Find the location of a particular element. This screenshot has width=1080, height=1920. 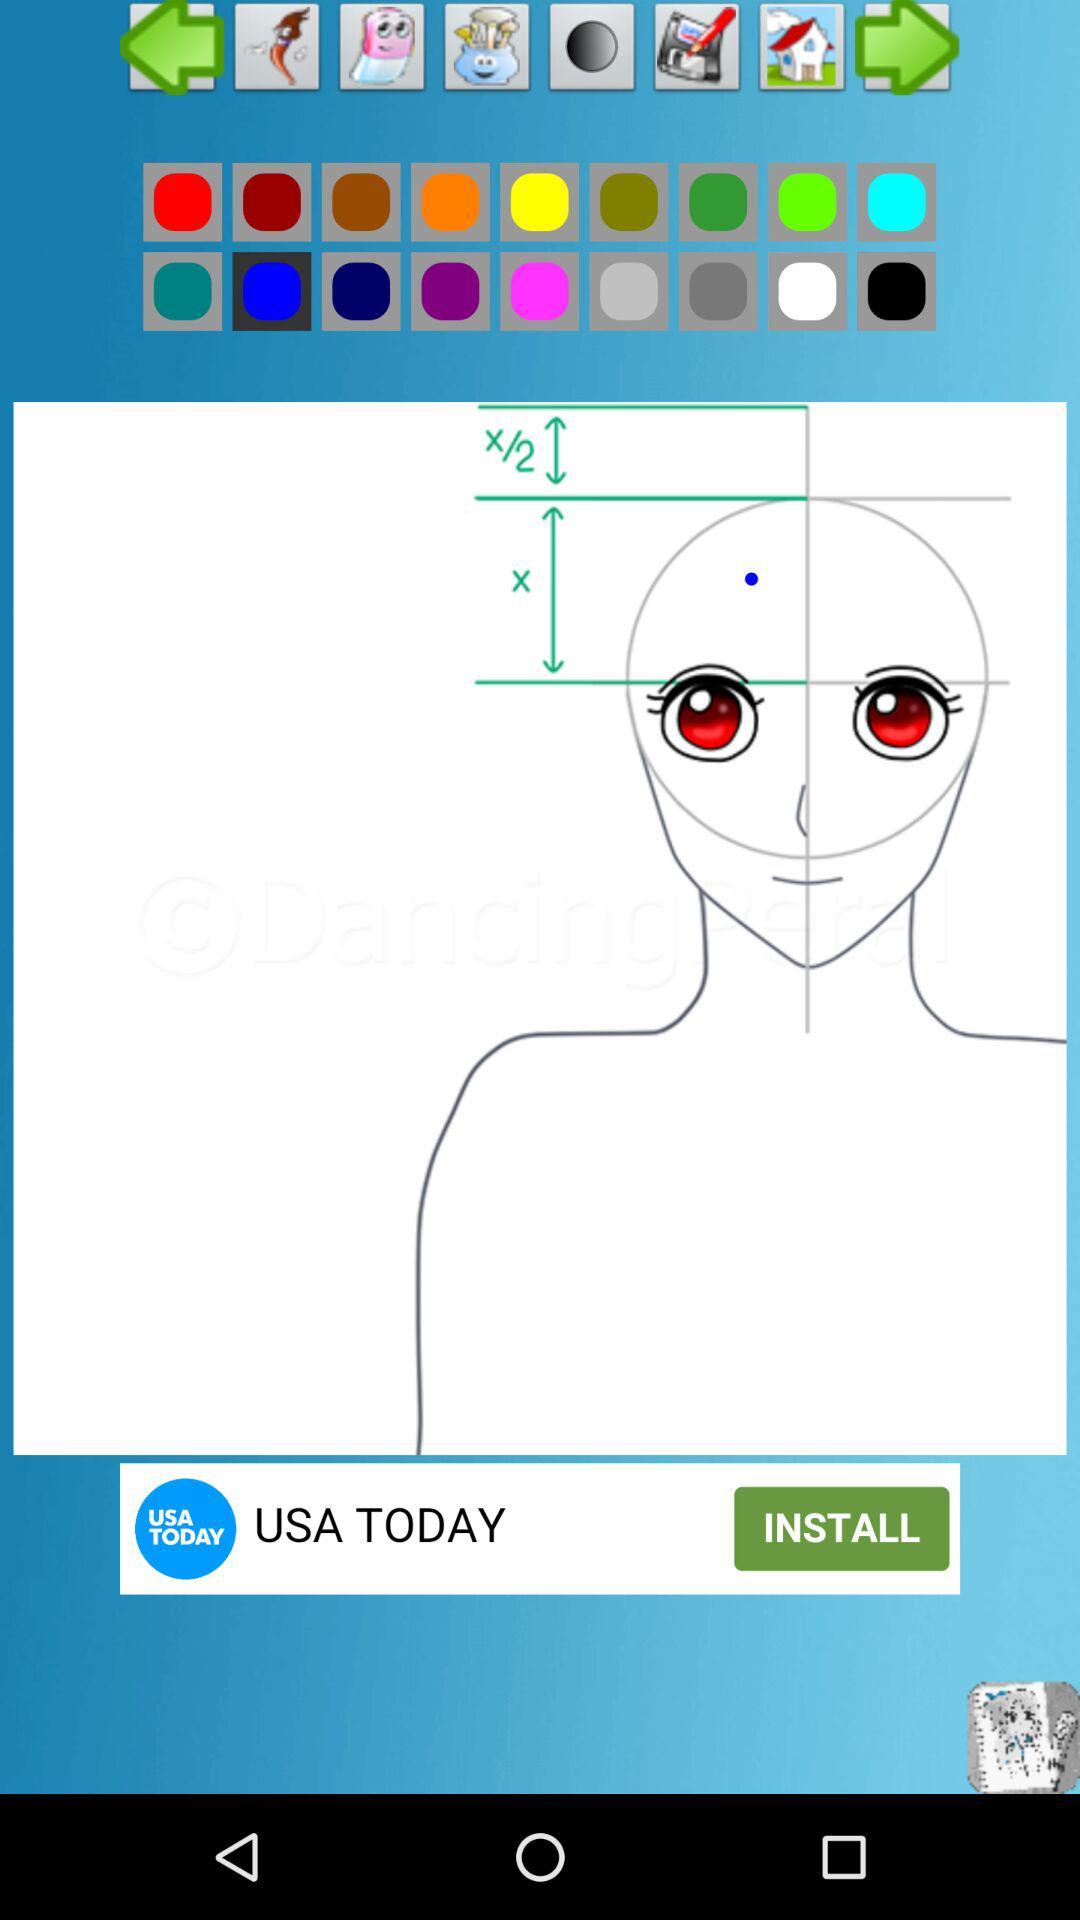

black is located at coordinates (895, 290).